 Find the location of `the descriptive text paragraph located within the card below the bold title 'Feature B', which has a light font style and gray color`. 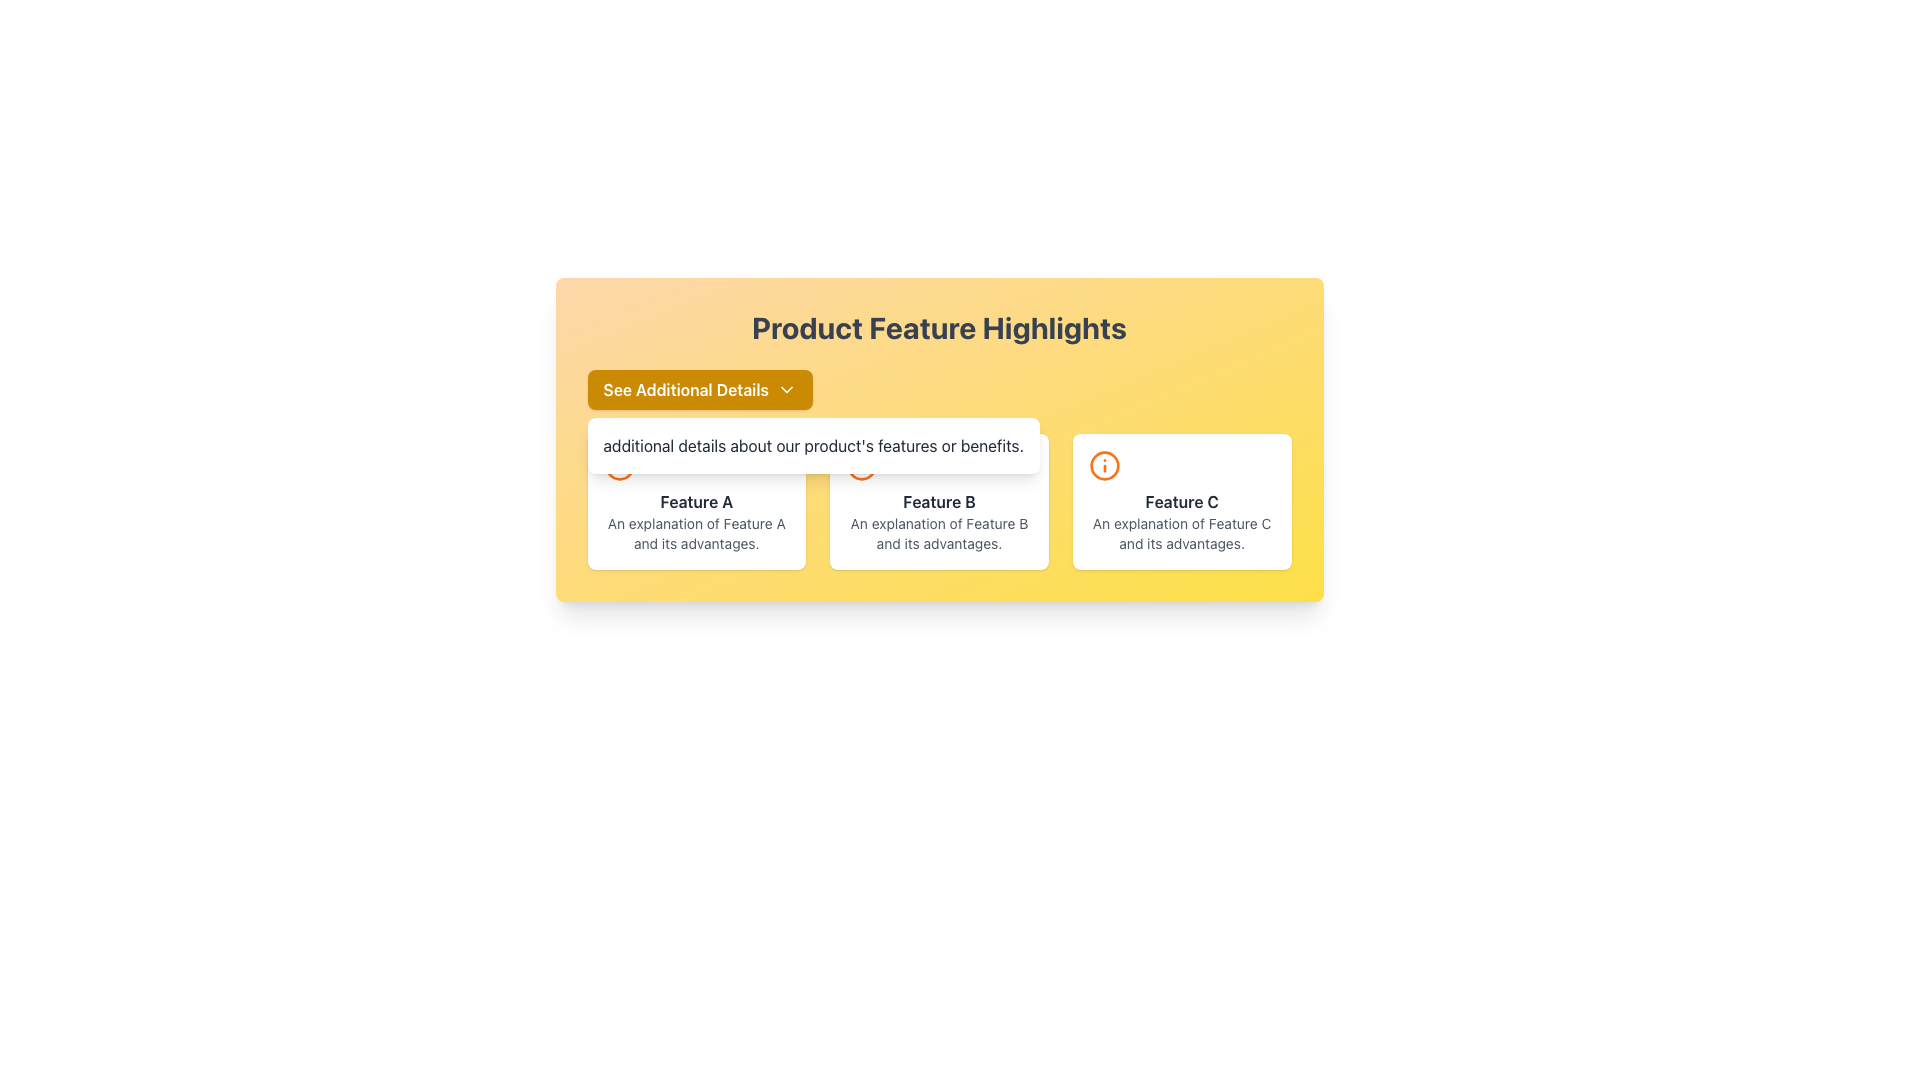

the descriptive text paragraph located within the card below the bold title 'Feature B', which has a light font style and gray color is located at coordinates (938, 532).